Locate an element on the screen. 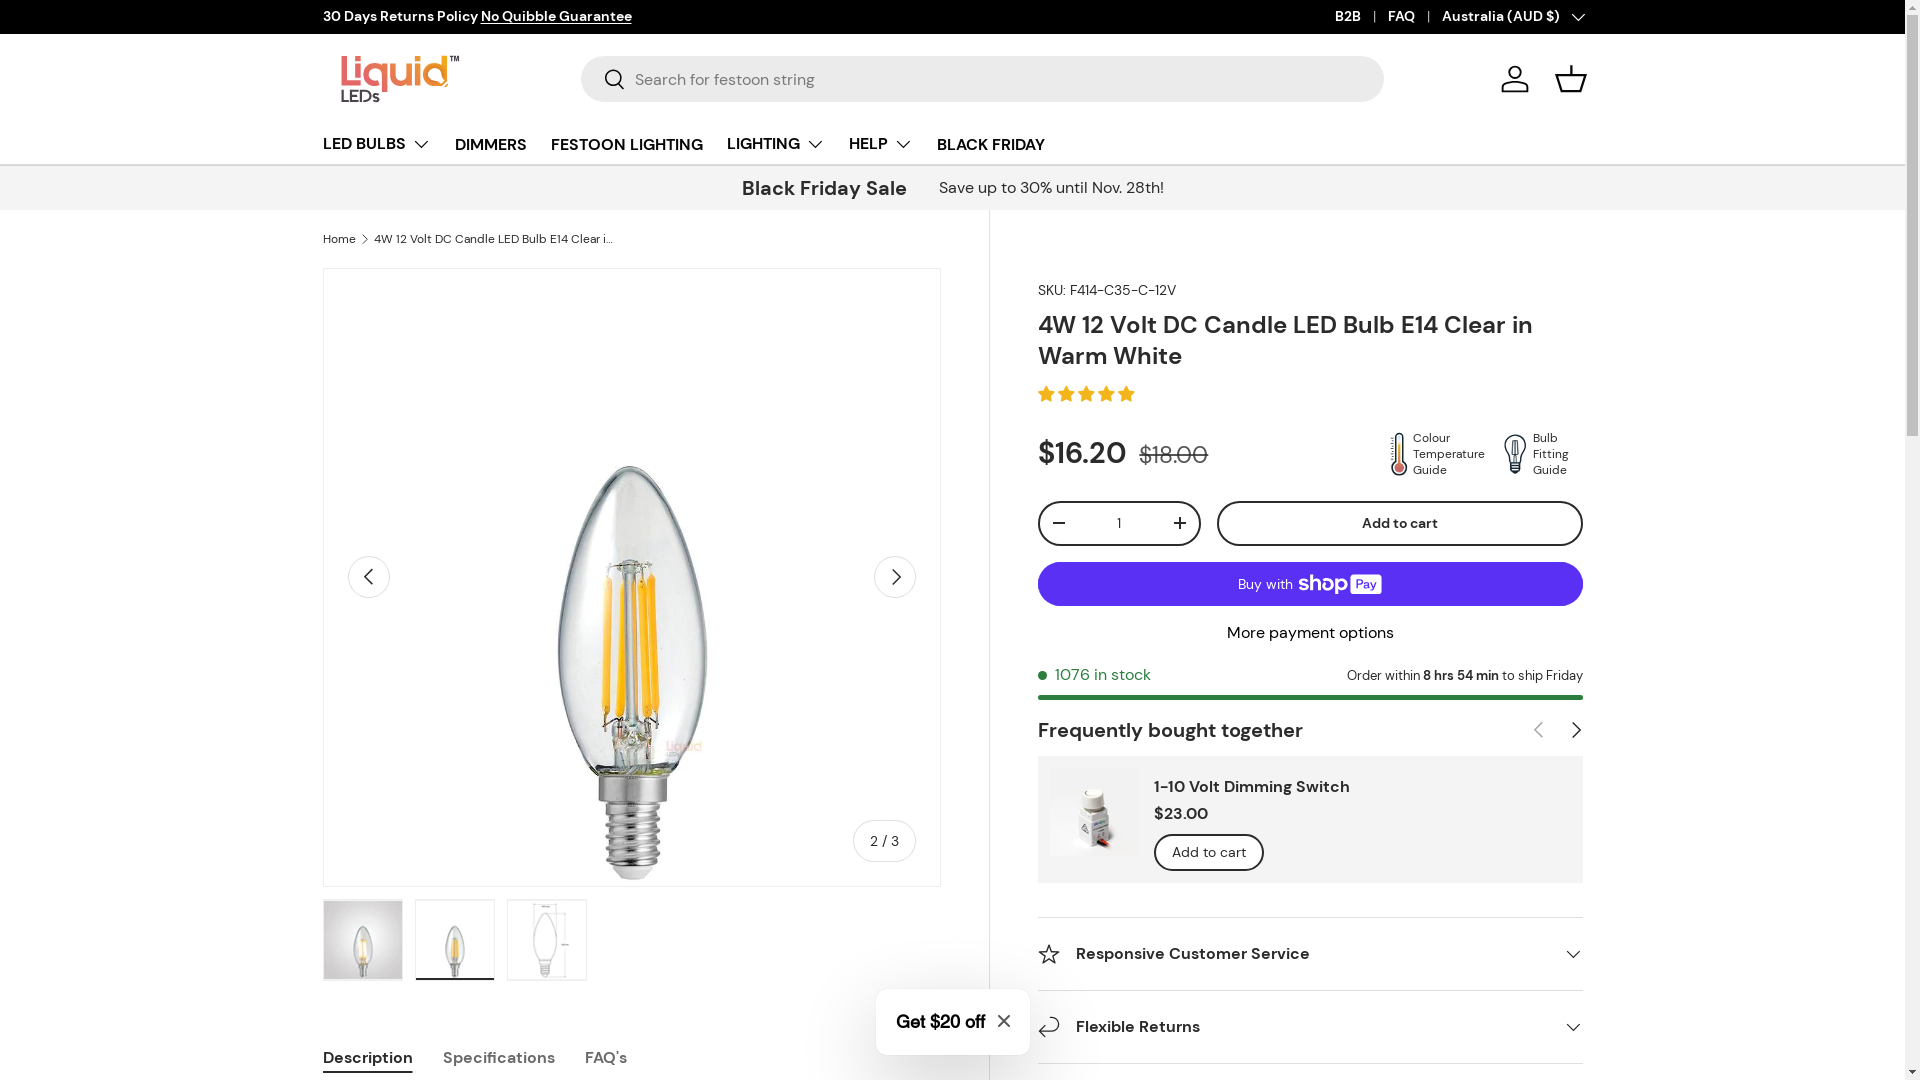 The width and height of the screenshot is (1920, 1080). 'Bulb Fitting Guide' is located at coordinates (1535, 454).